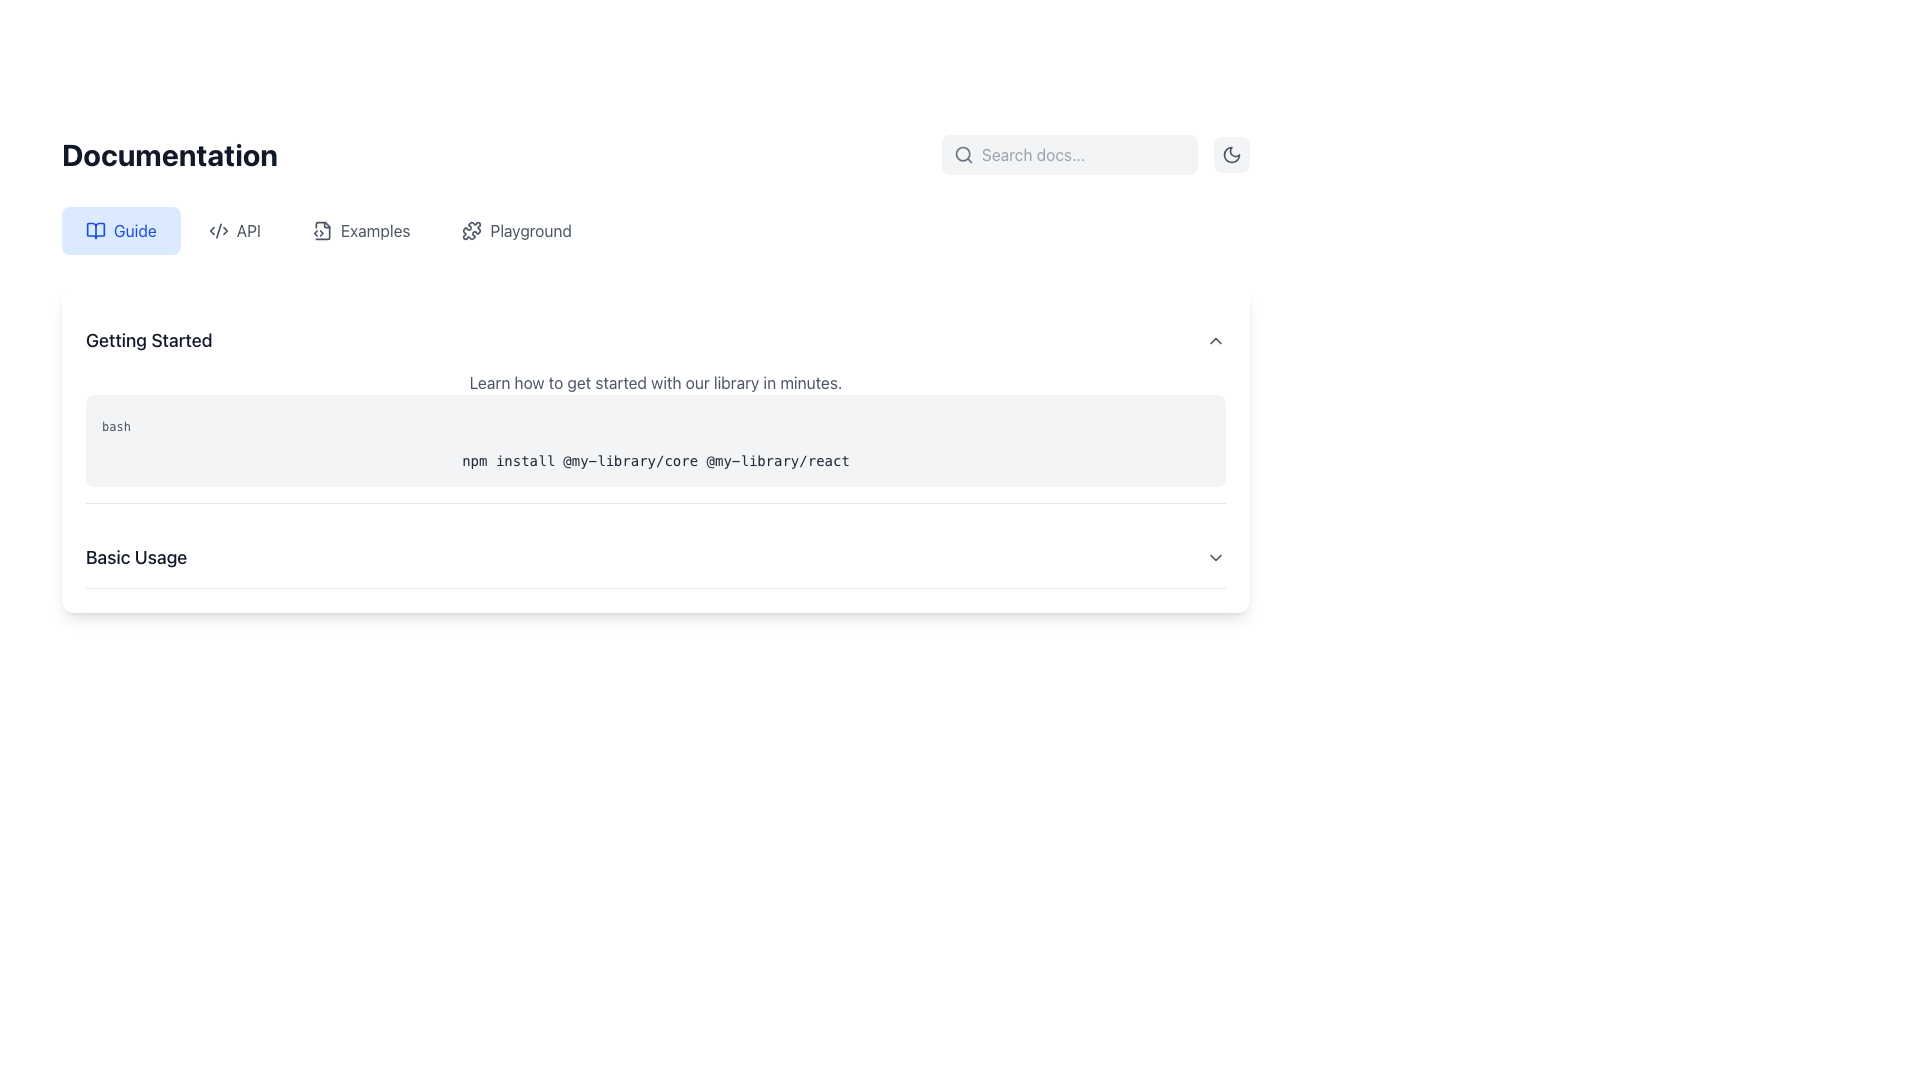 This screenshot has width=1920, height=1080. Describe the element at coordinates (1231, 153) in the screenshot. I see `the SVG-rendered icon in the top-right section of the interface to trigger a tooltip for toggling dark mode` at that location.